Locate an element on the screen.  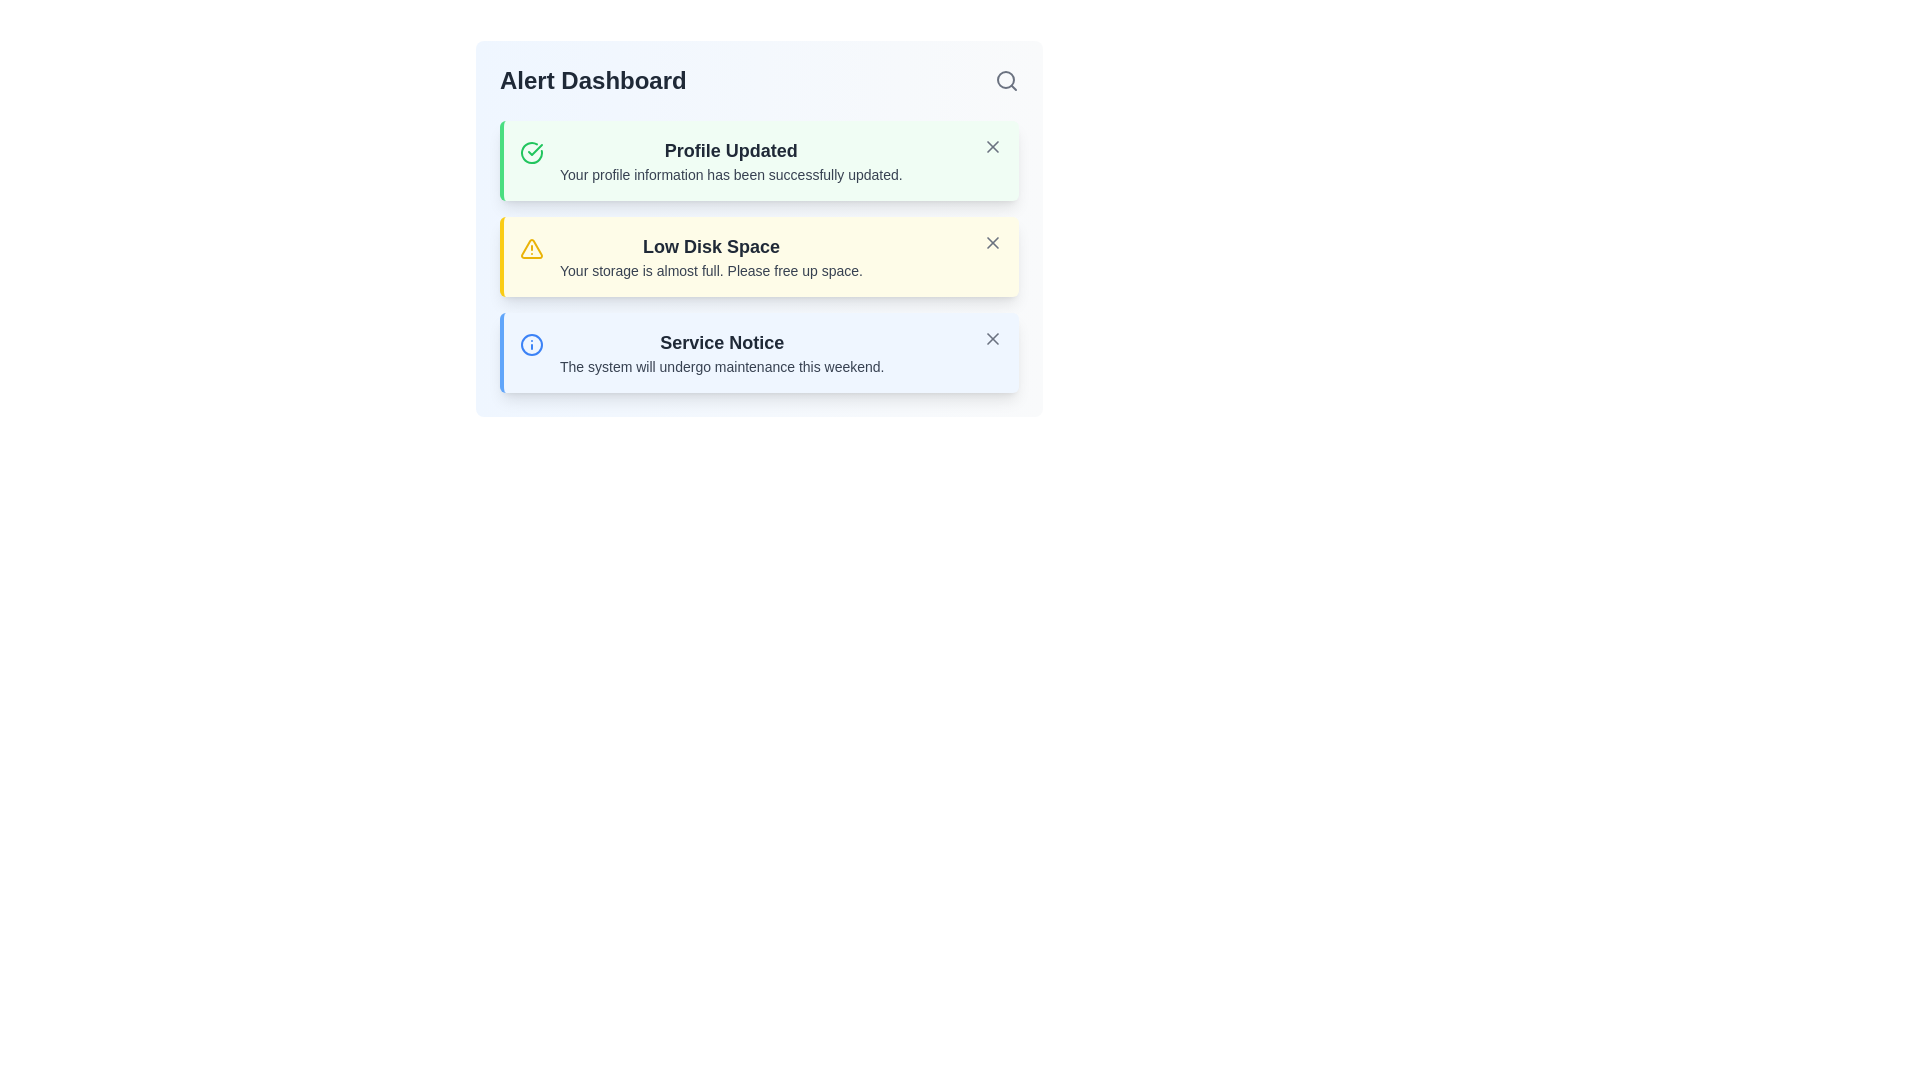
the content of the warning message text label displaying 'Your storage is almost full. Please free up space.' within the highlighted notification box titled 'Low Disk Space.' is located at coordinates (711, 270).